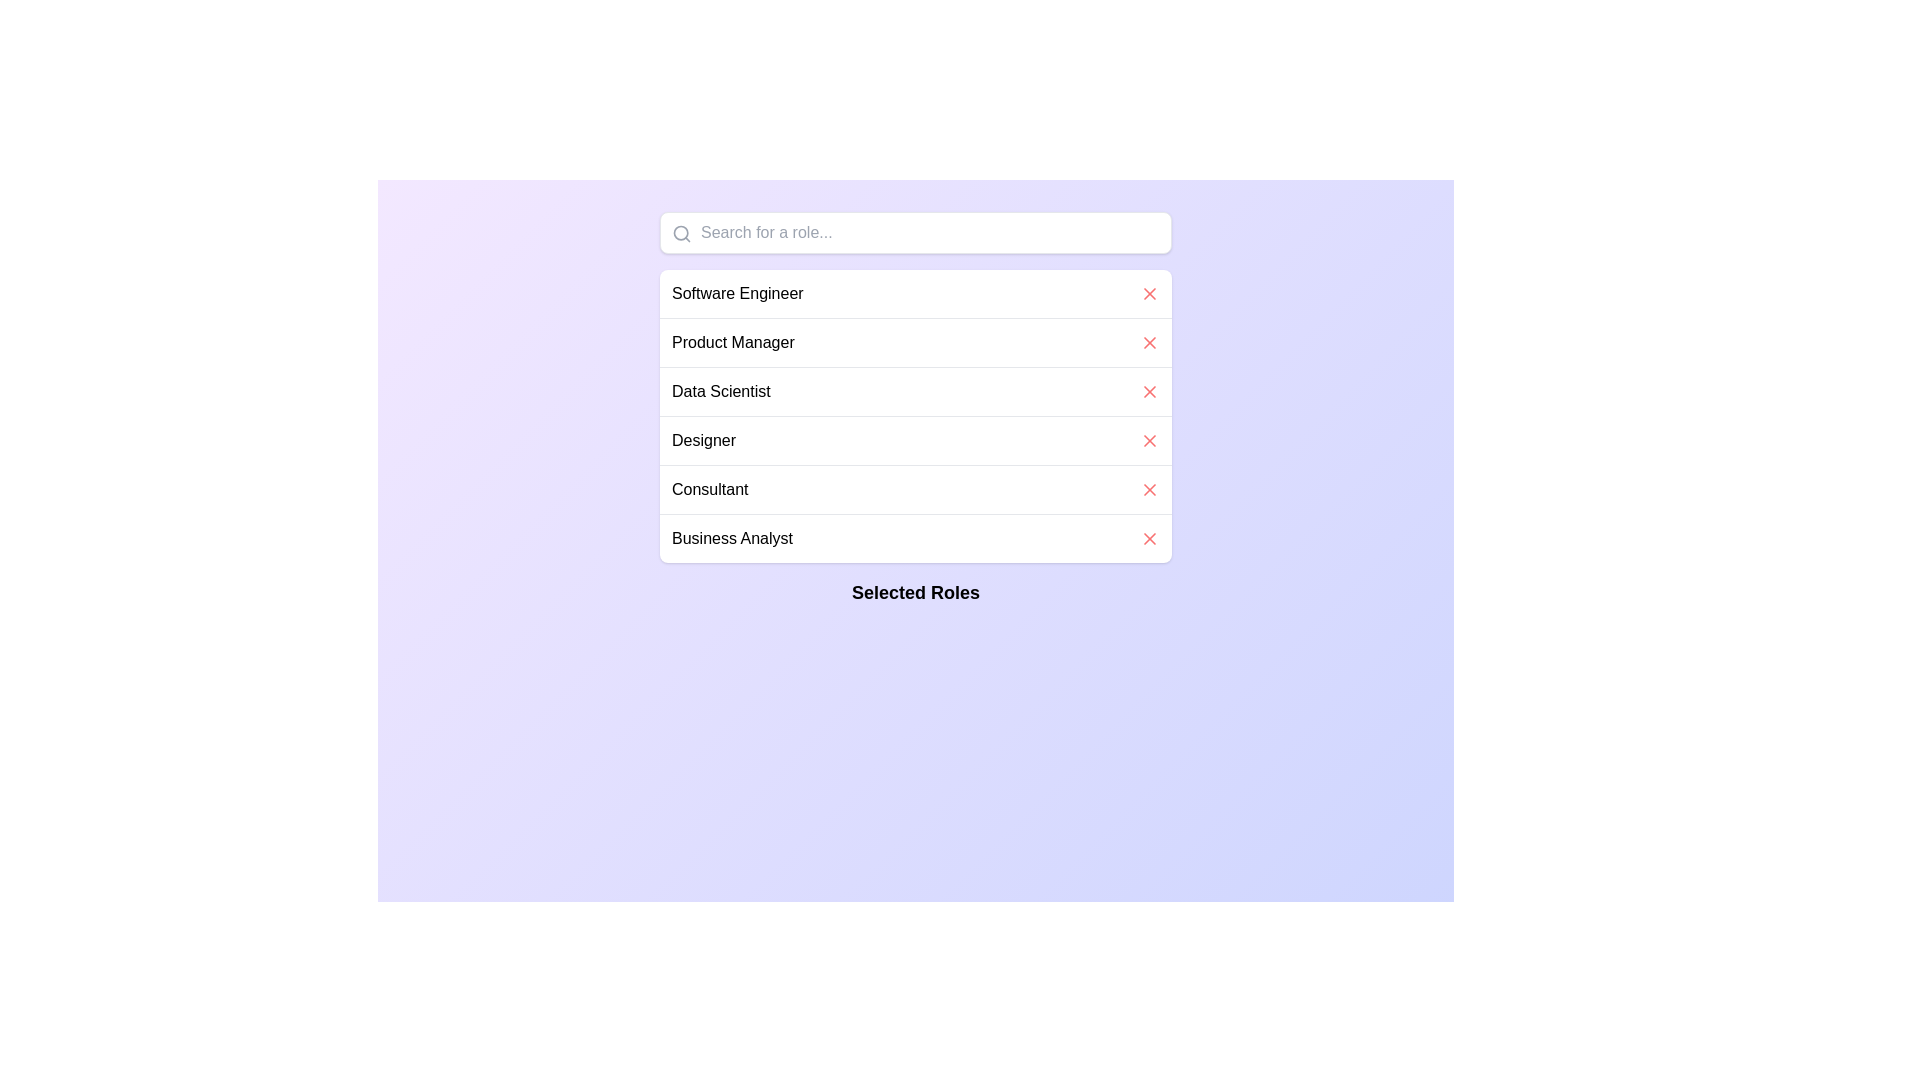 Image resolution: width=1920 pixels, height=1080 pixels. Describe the element at coordinates (915, 439) in the screenshot. I see `the fourth item in the selectable roles list, which represents the role tagged as 'Designer'` at that location.